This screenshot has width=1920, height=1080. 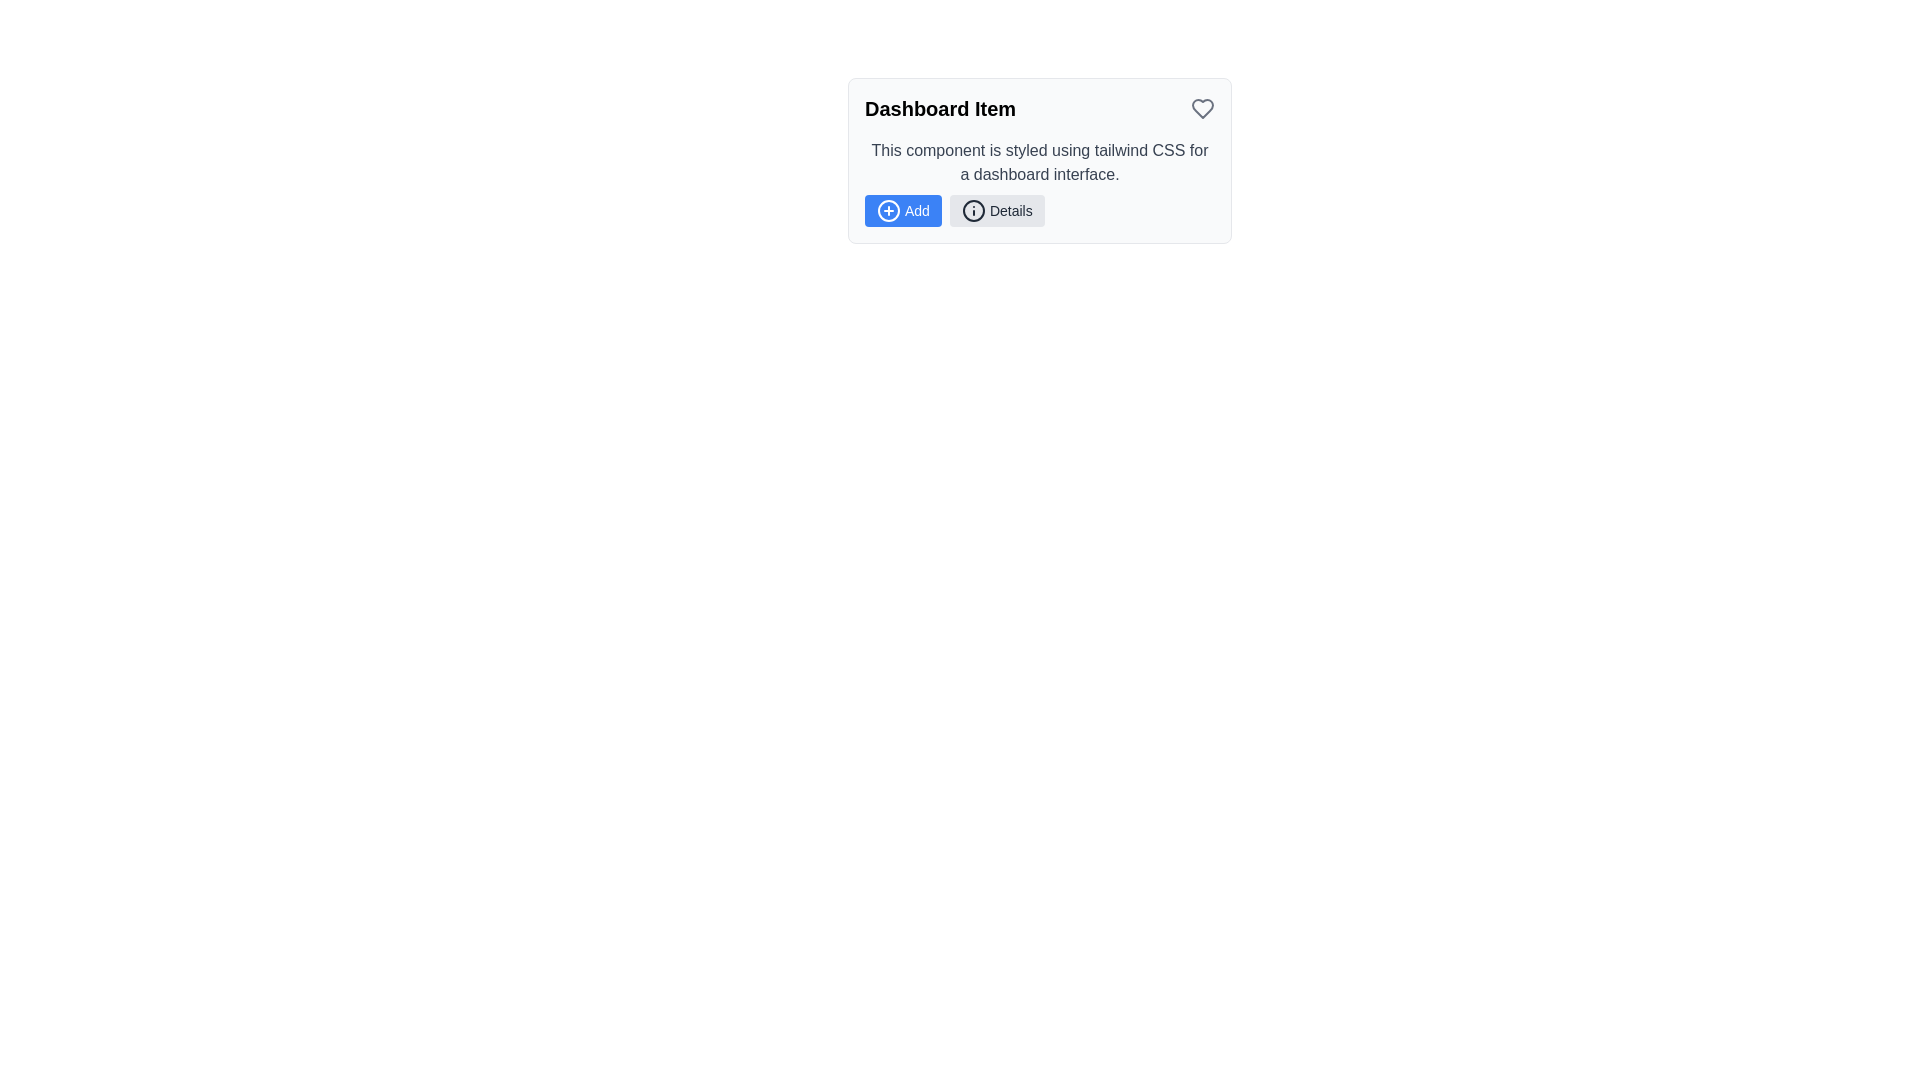 What do you see at coordinates (997, 211) in the screenshot?
I see `the information button located to the right of the blue 'Add' button in the bottom central section of the dashboard` at bounding box center [997, 211].